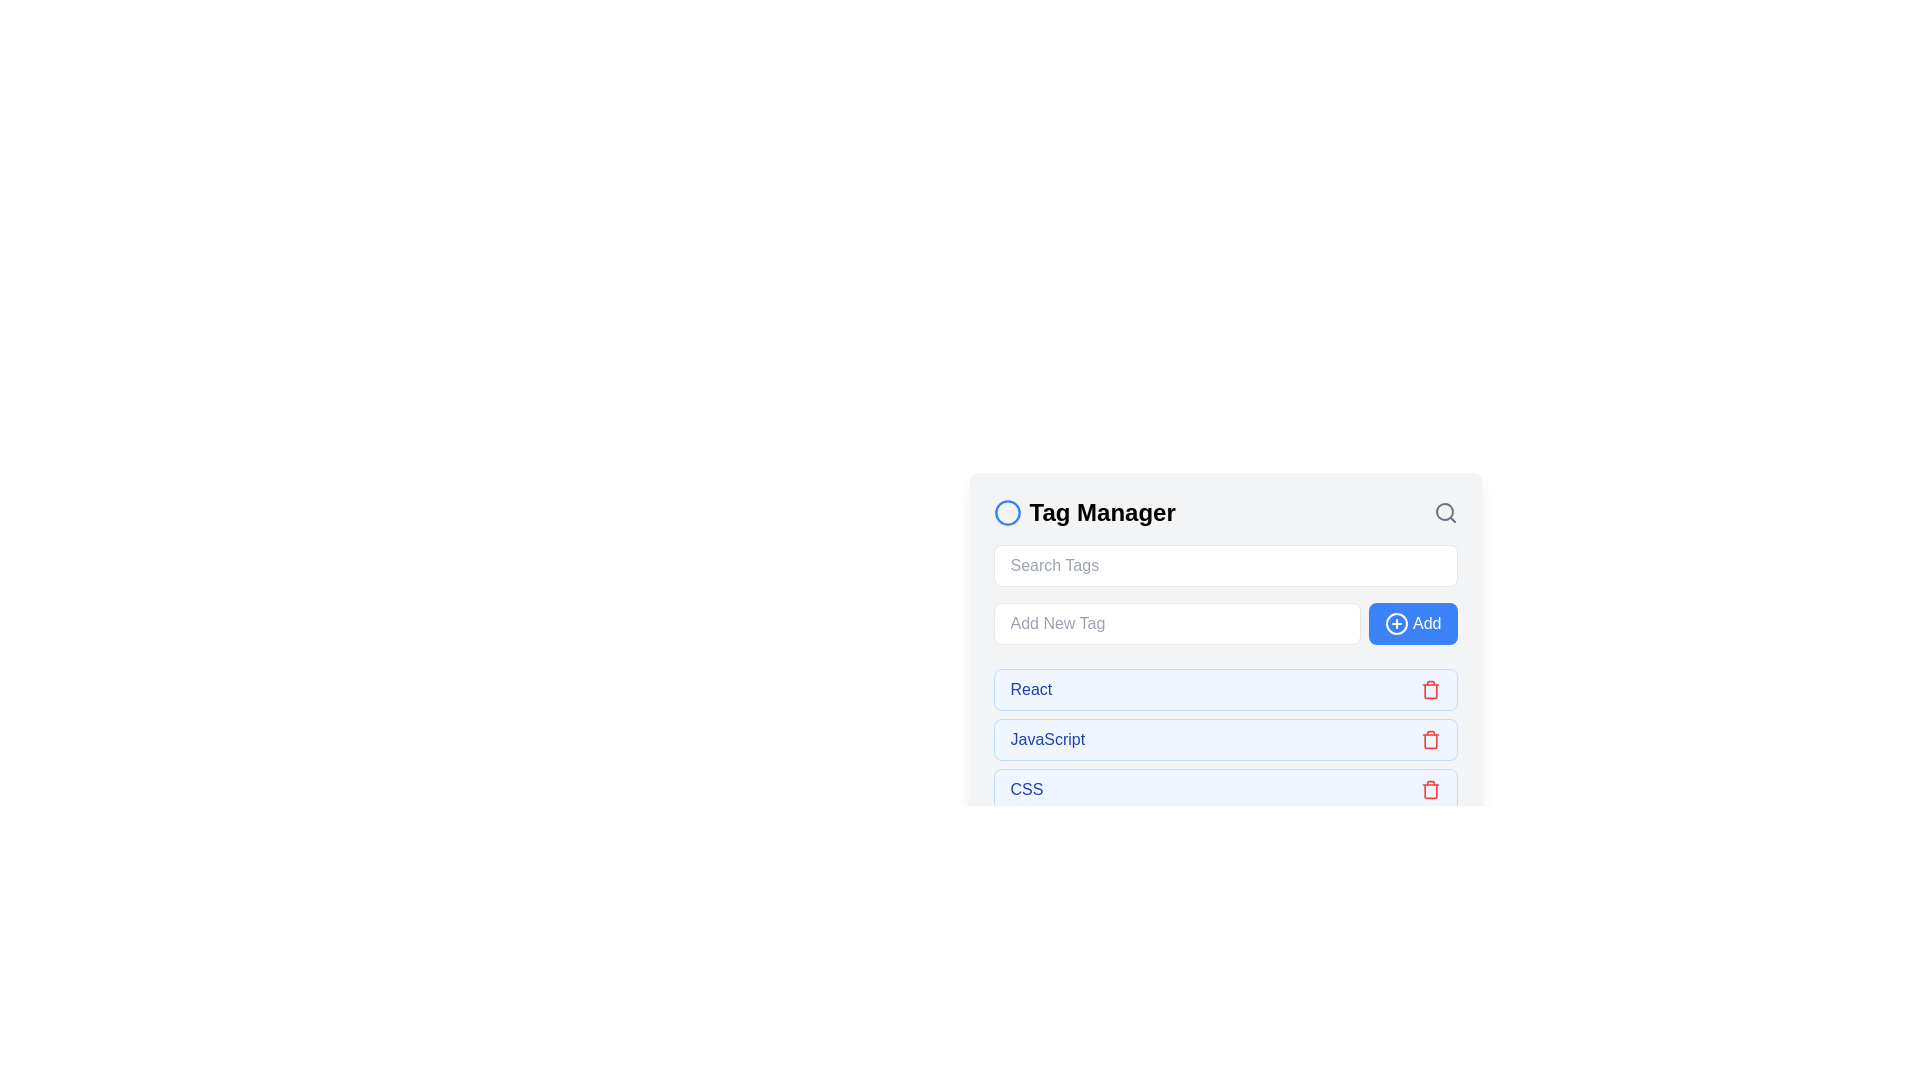 The height and width of the screenshot is (1080, 1920). I want to click on the button with a blue background and white text stating 'Add' to observe the hover effect, so click(1412, 623).